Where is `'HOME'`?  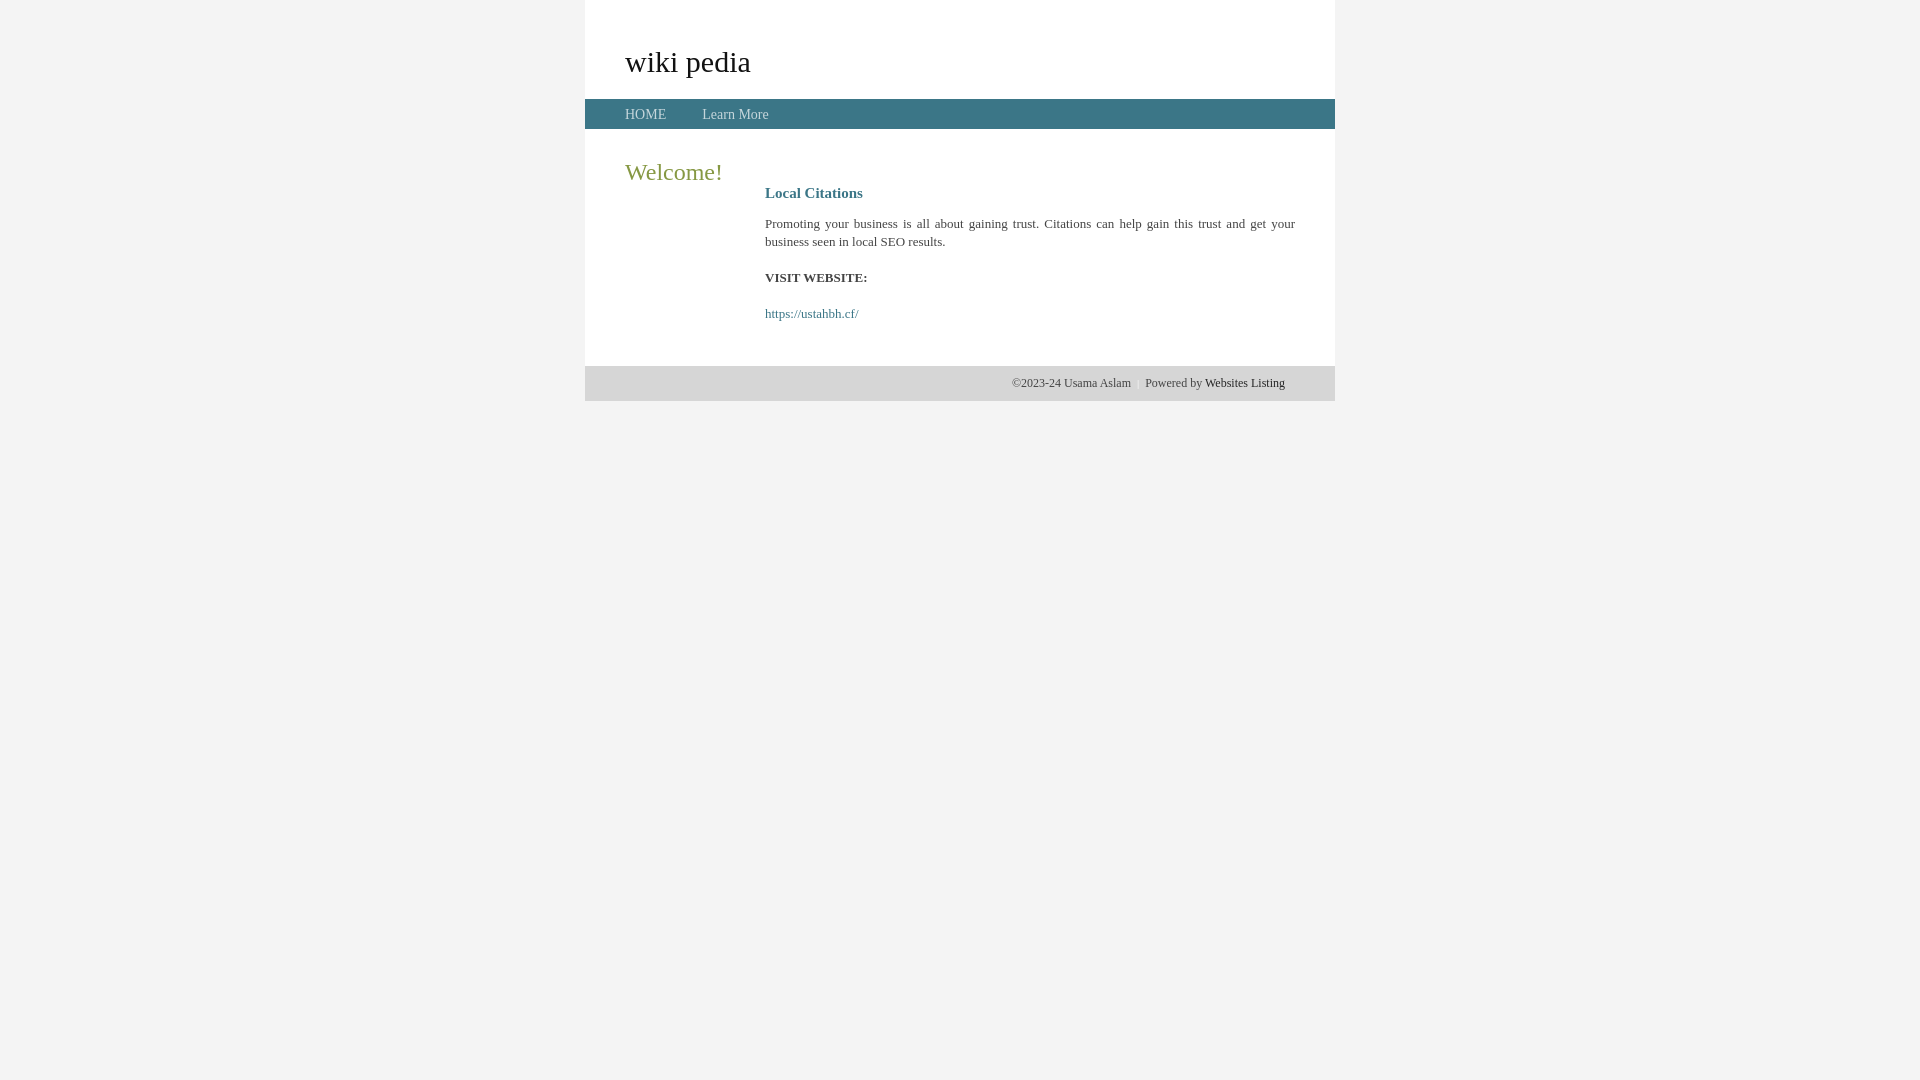
'HOME' is located at coordinates (645, 114).